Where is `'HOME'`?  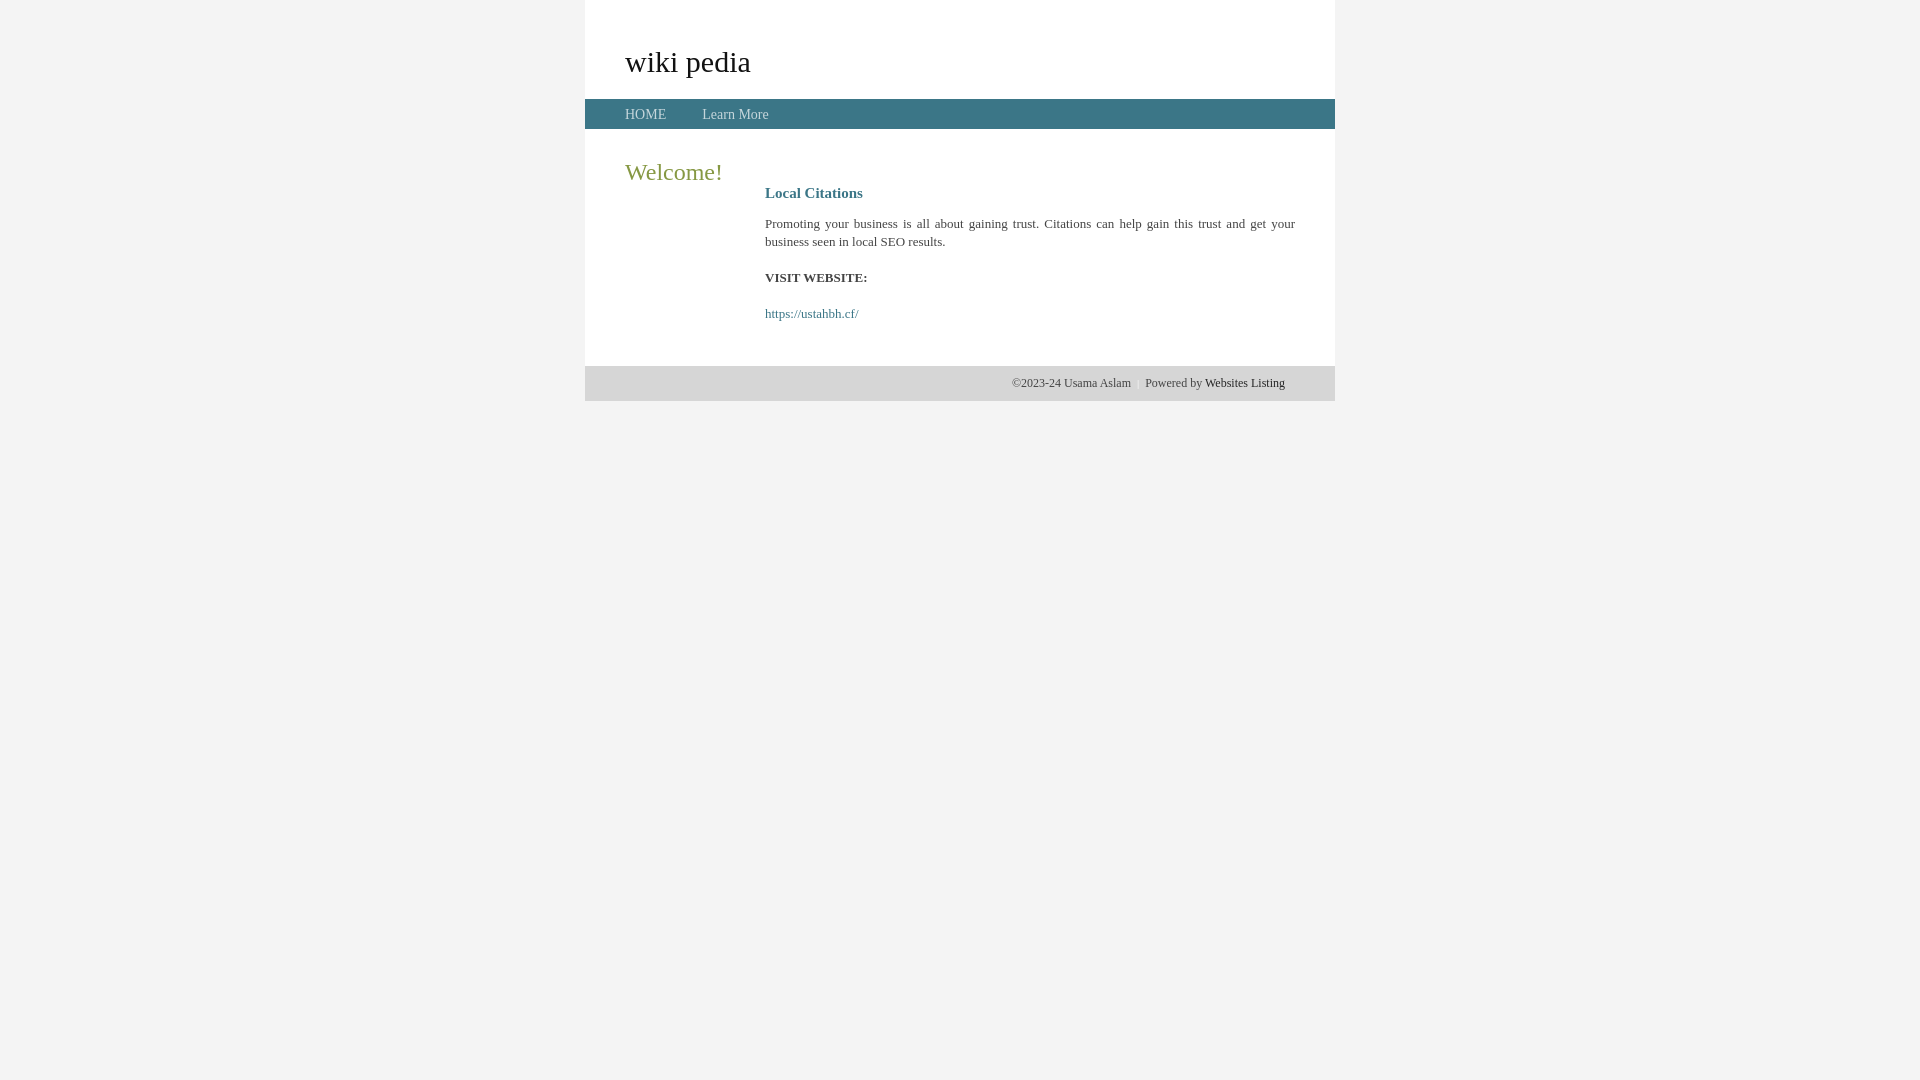
'HOME' is located at coordinates (645, 114).